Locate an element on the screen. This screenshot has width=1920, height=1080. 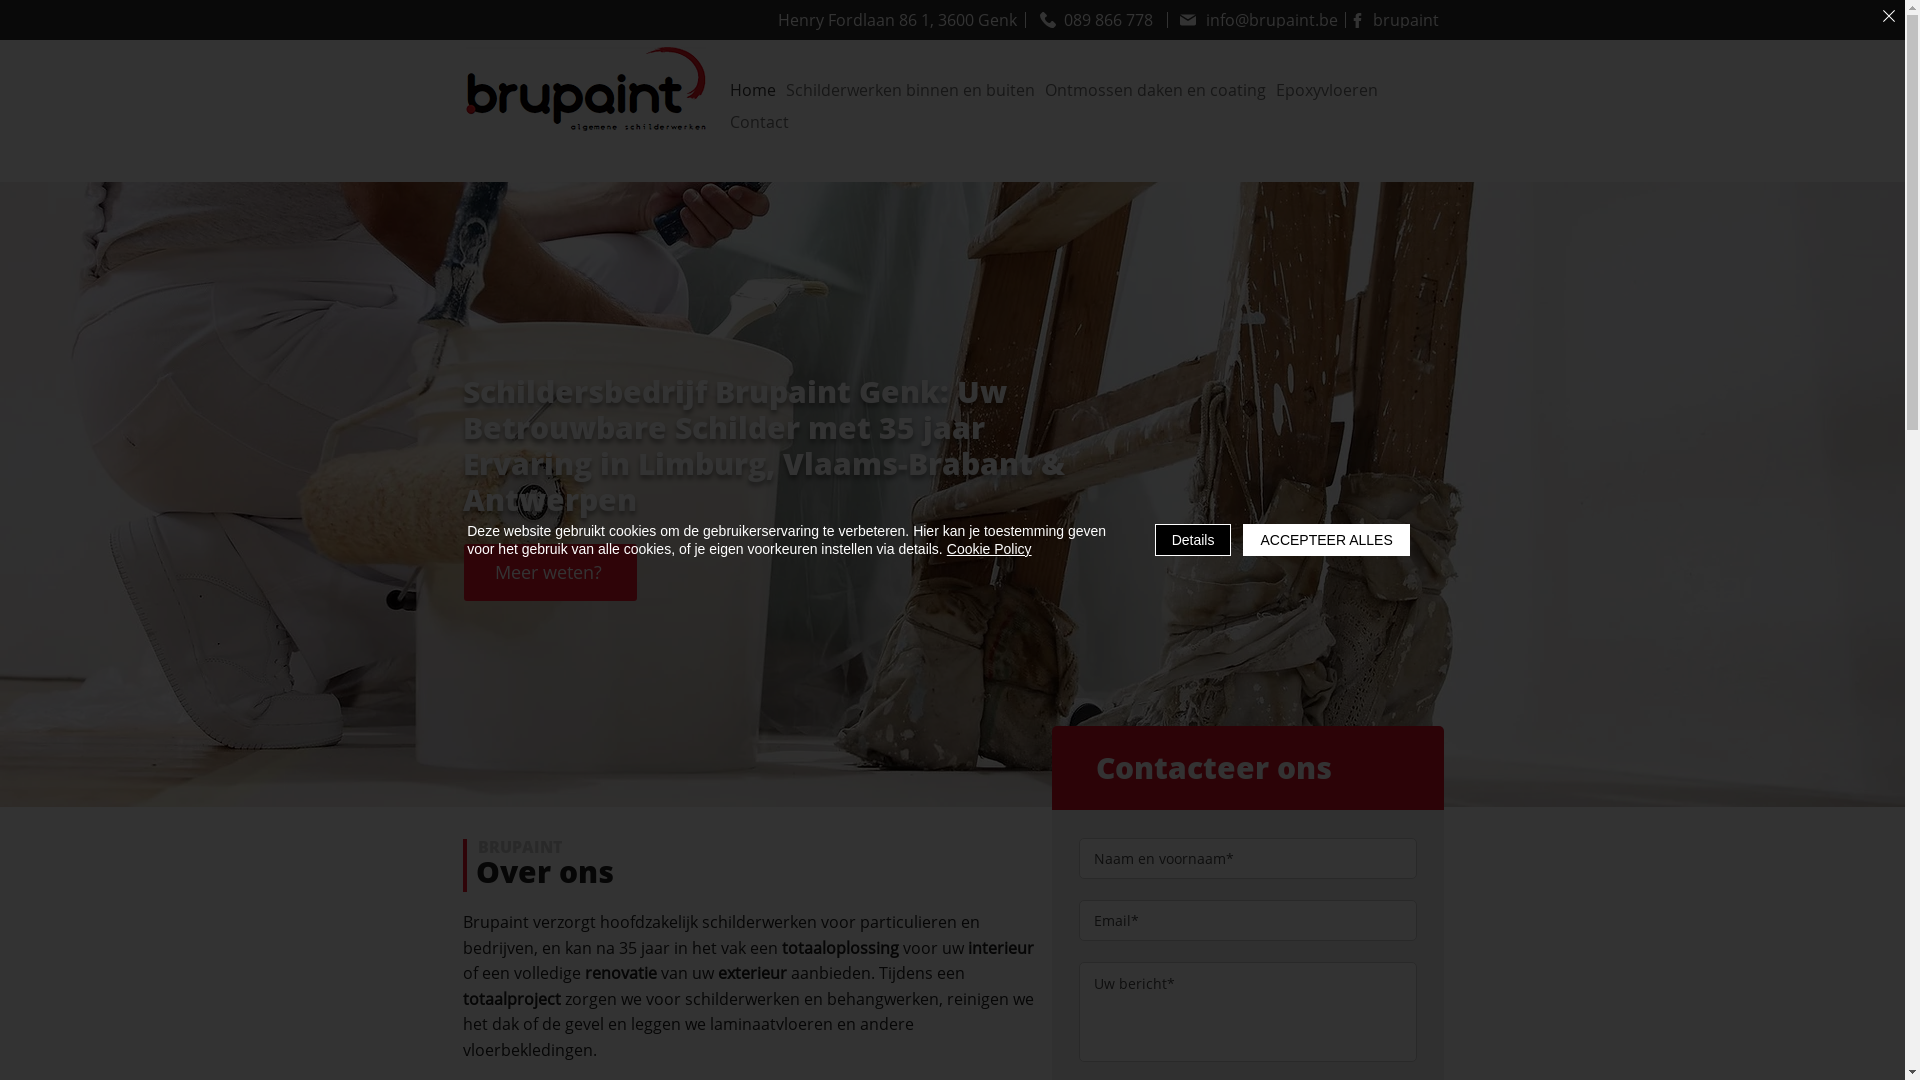
'Meer weten?' is located at coordinates (550, 572).